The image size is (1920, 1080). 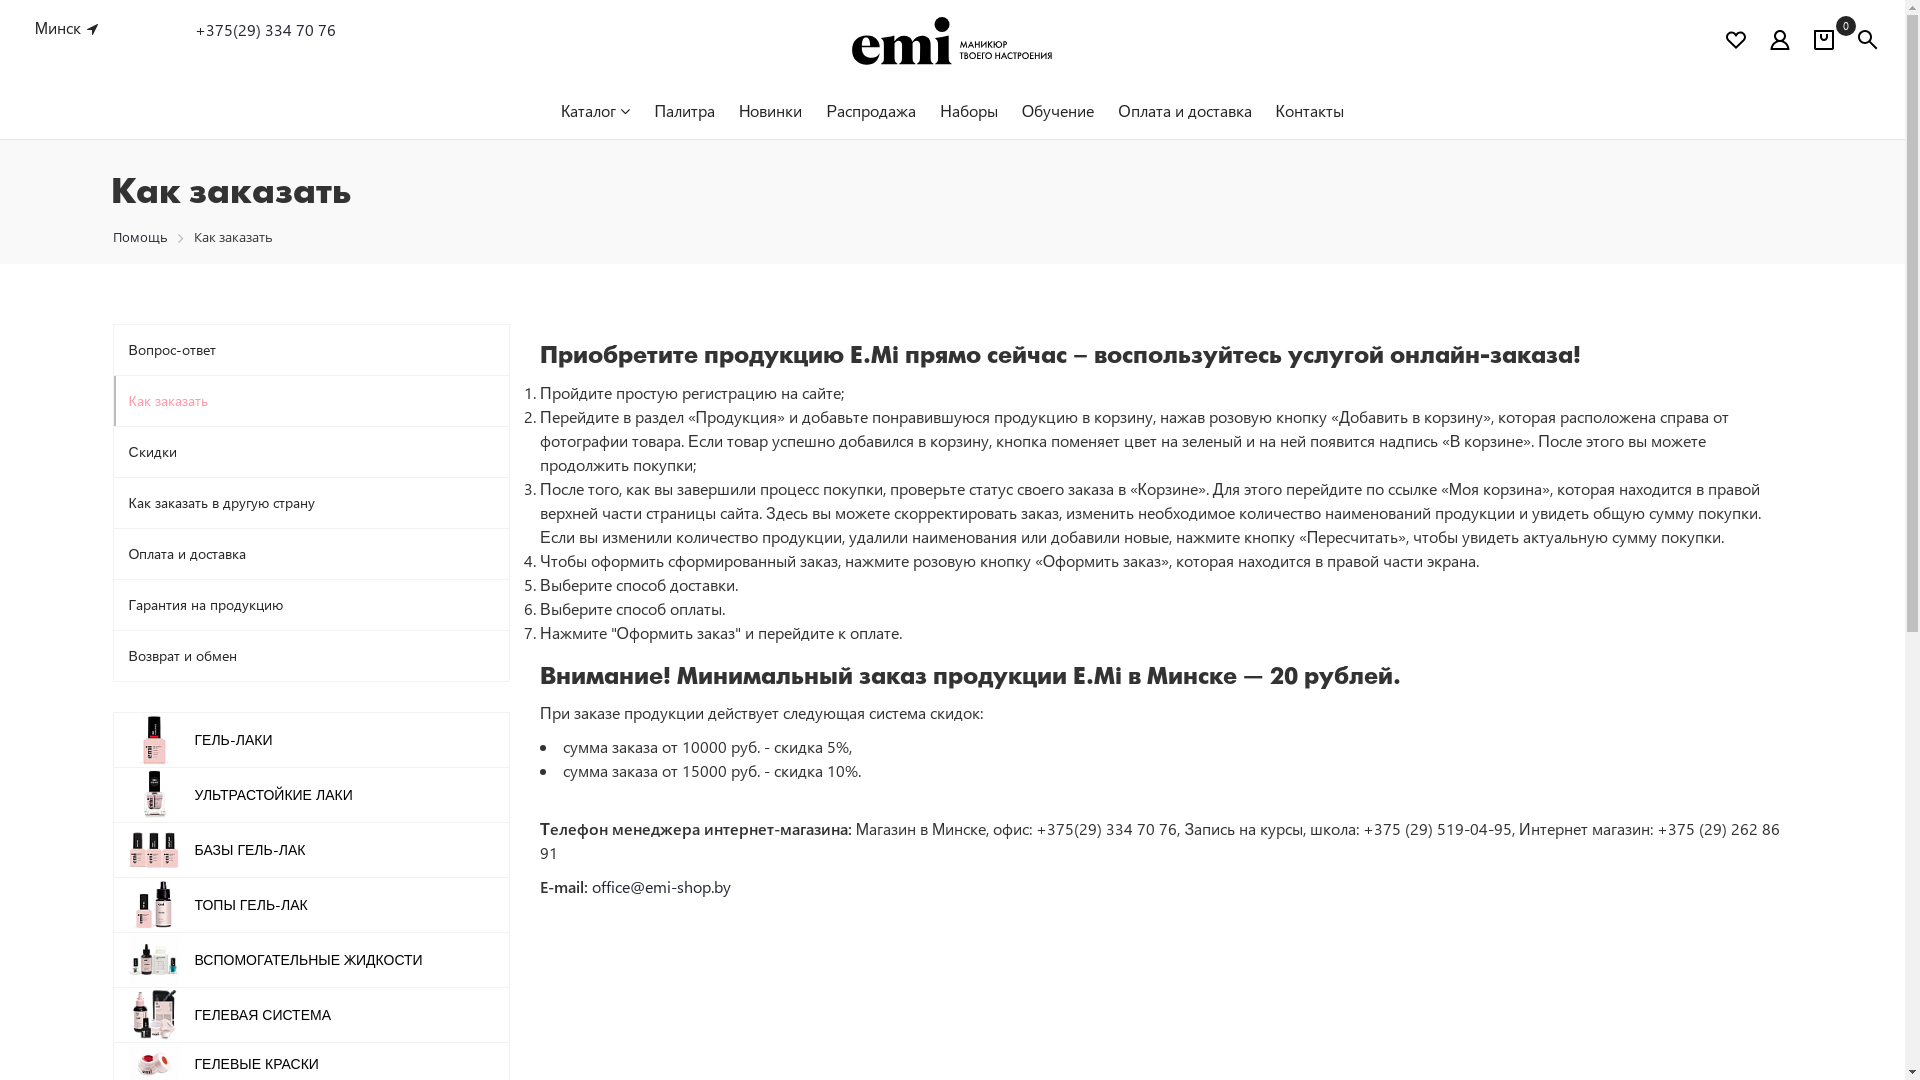 What do you see at coordinates (1824, 42) in the screenshot?
I see `'0'` at bounding box center [1824, 42].